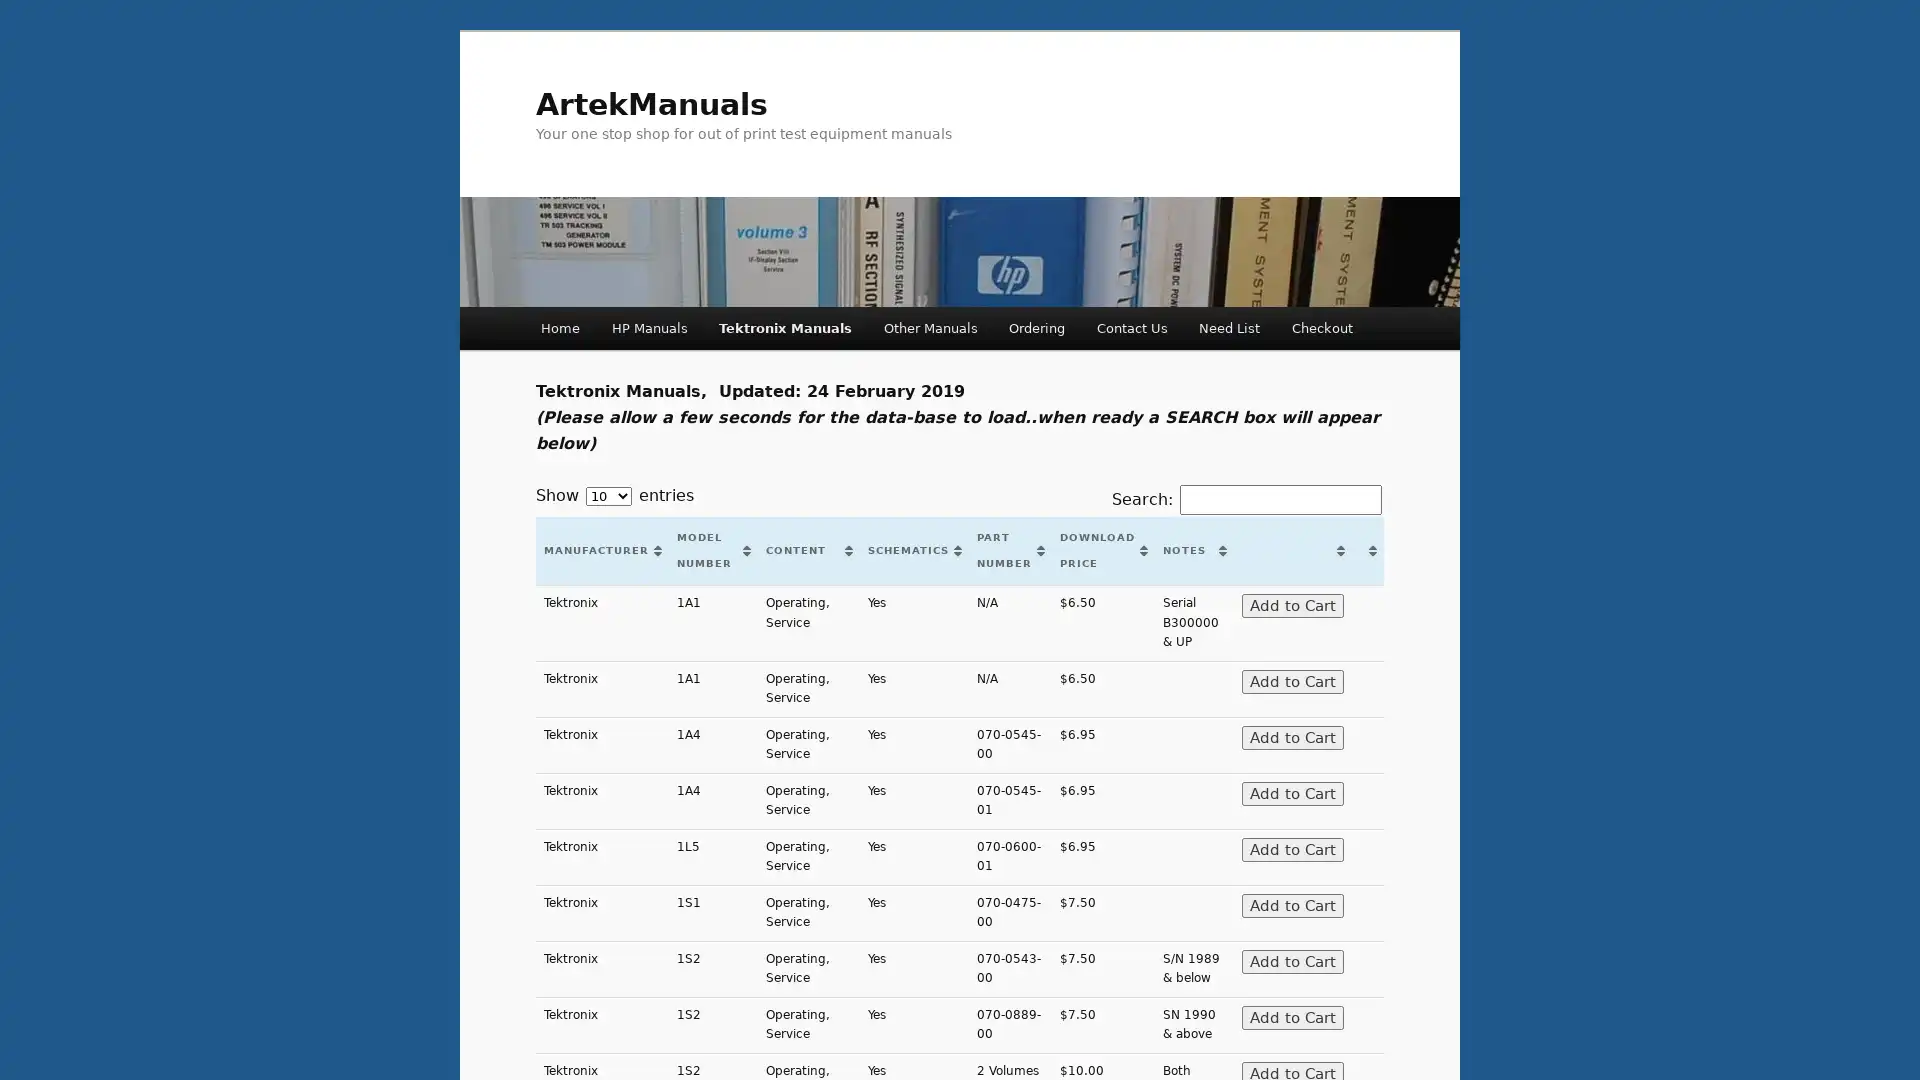  I want to click on Add to Cart, so click(1291, 848).